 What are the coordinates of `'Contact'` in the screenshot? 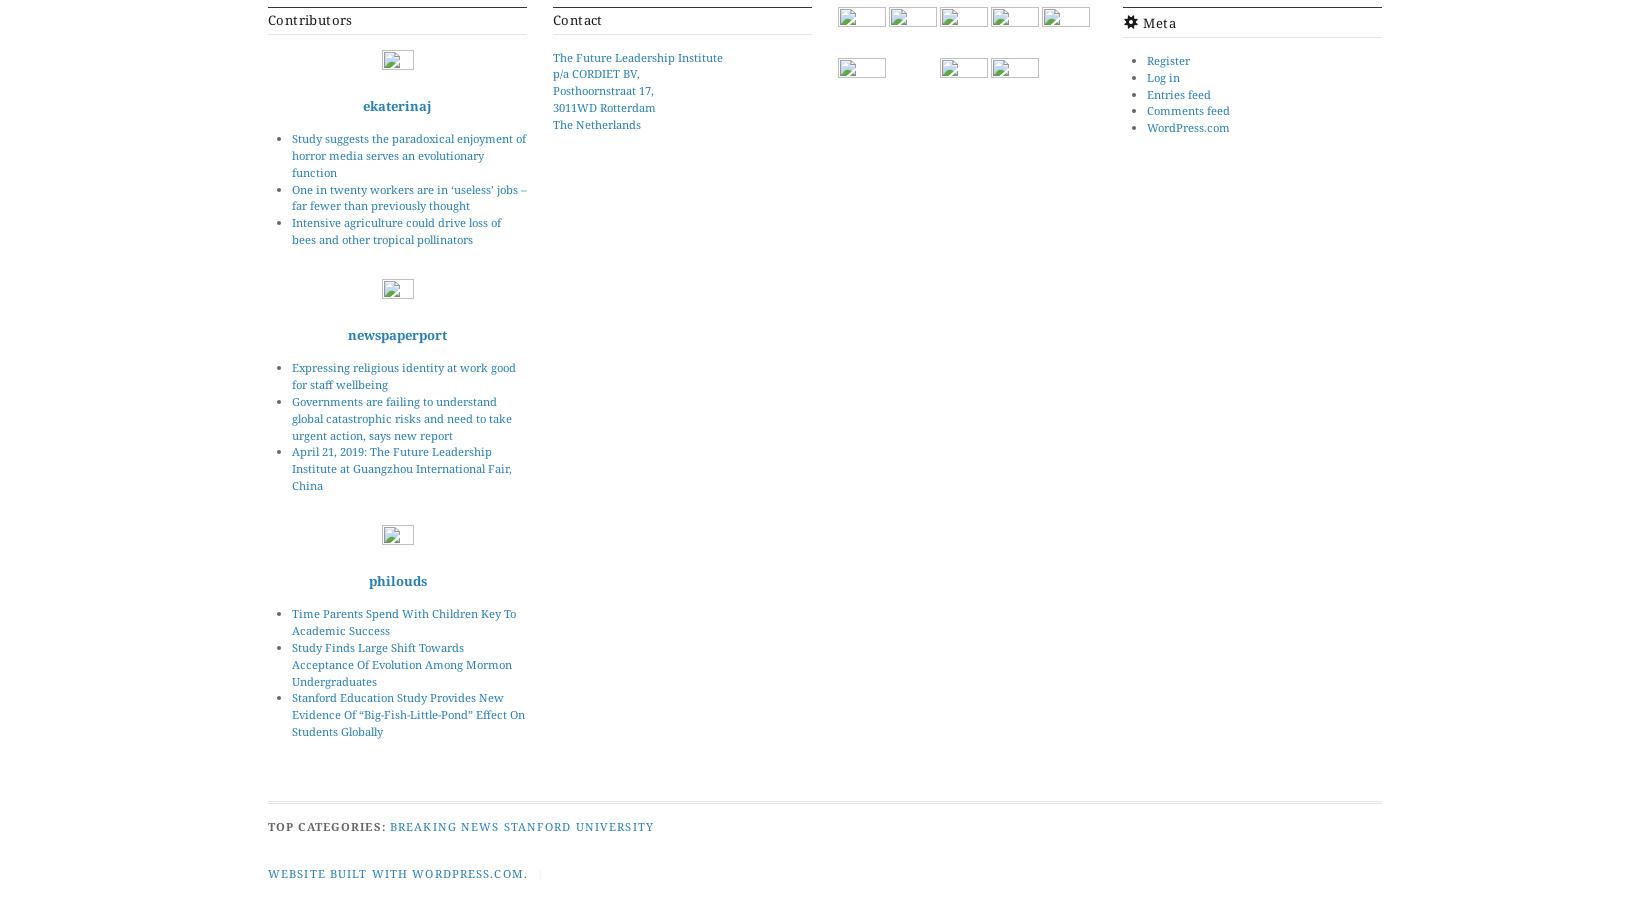 It's located at (576, 19).